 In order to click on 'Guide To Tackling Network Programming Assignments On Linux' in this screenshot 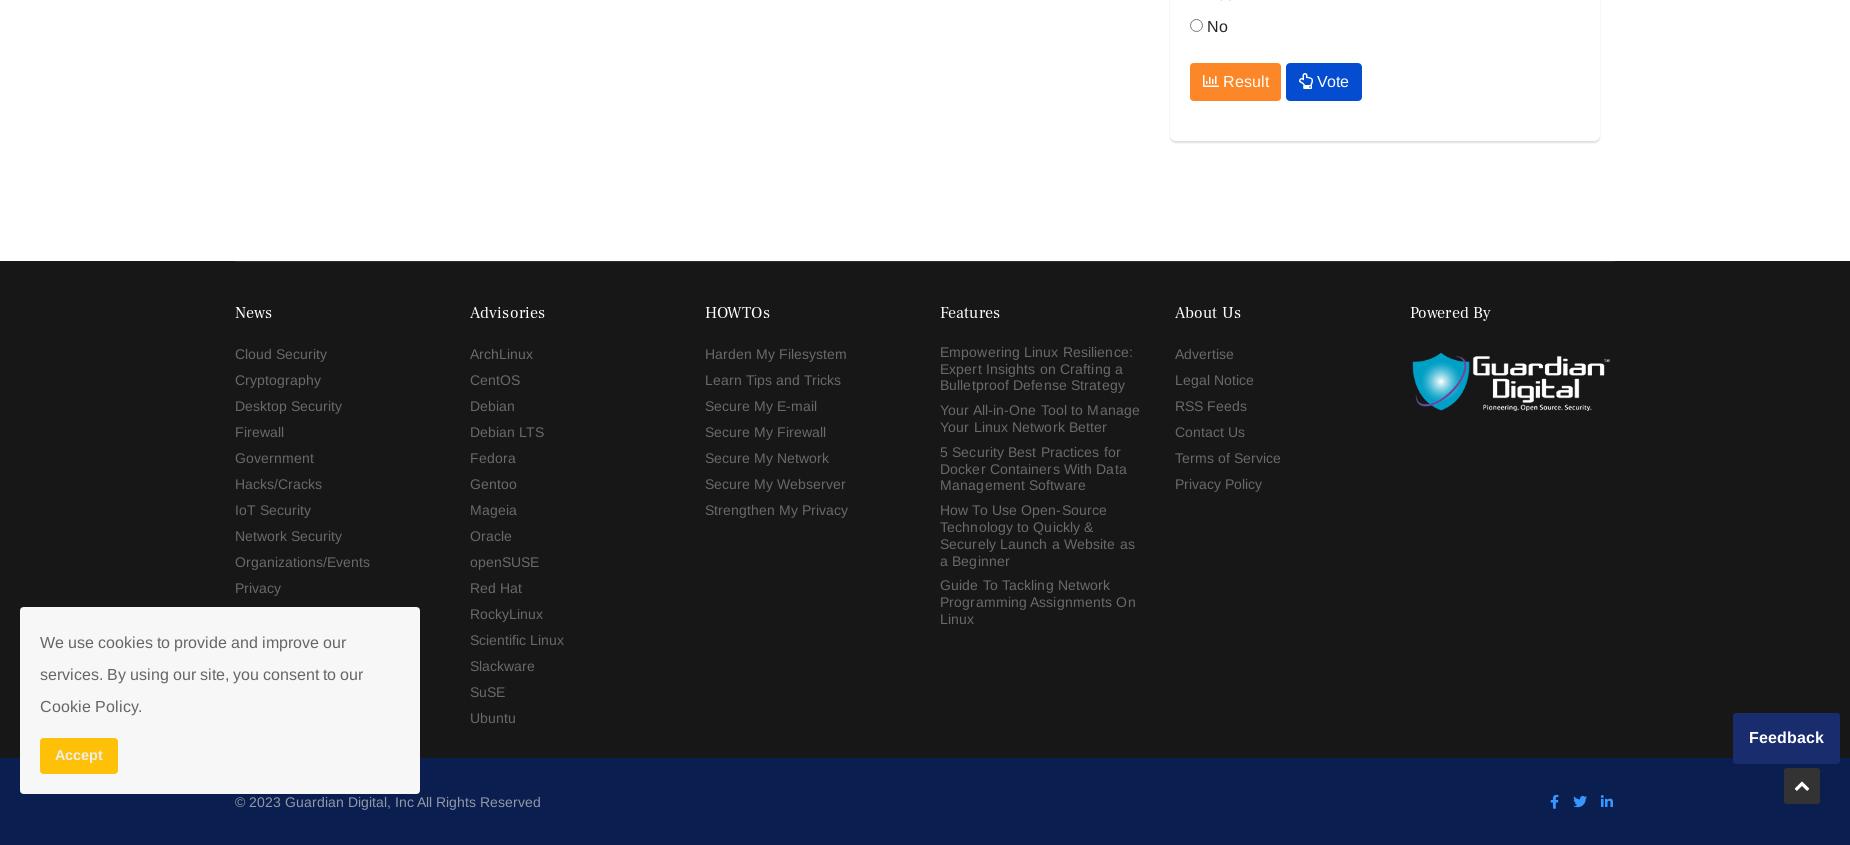, I will do `click(1036, 98)`.